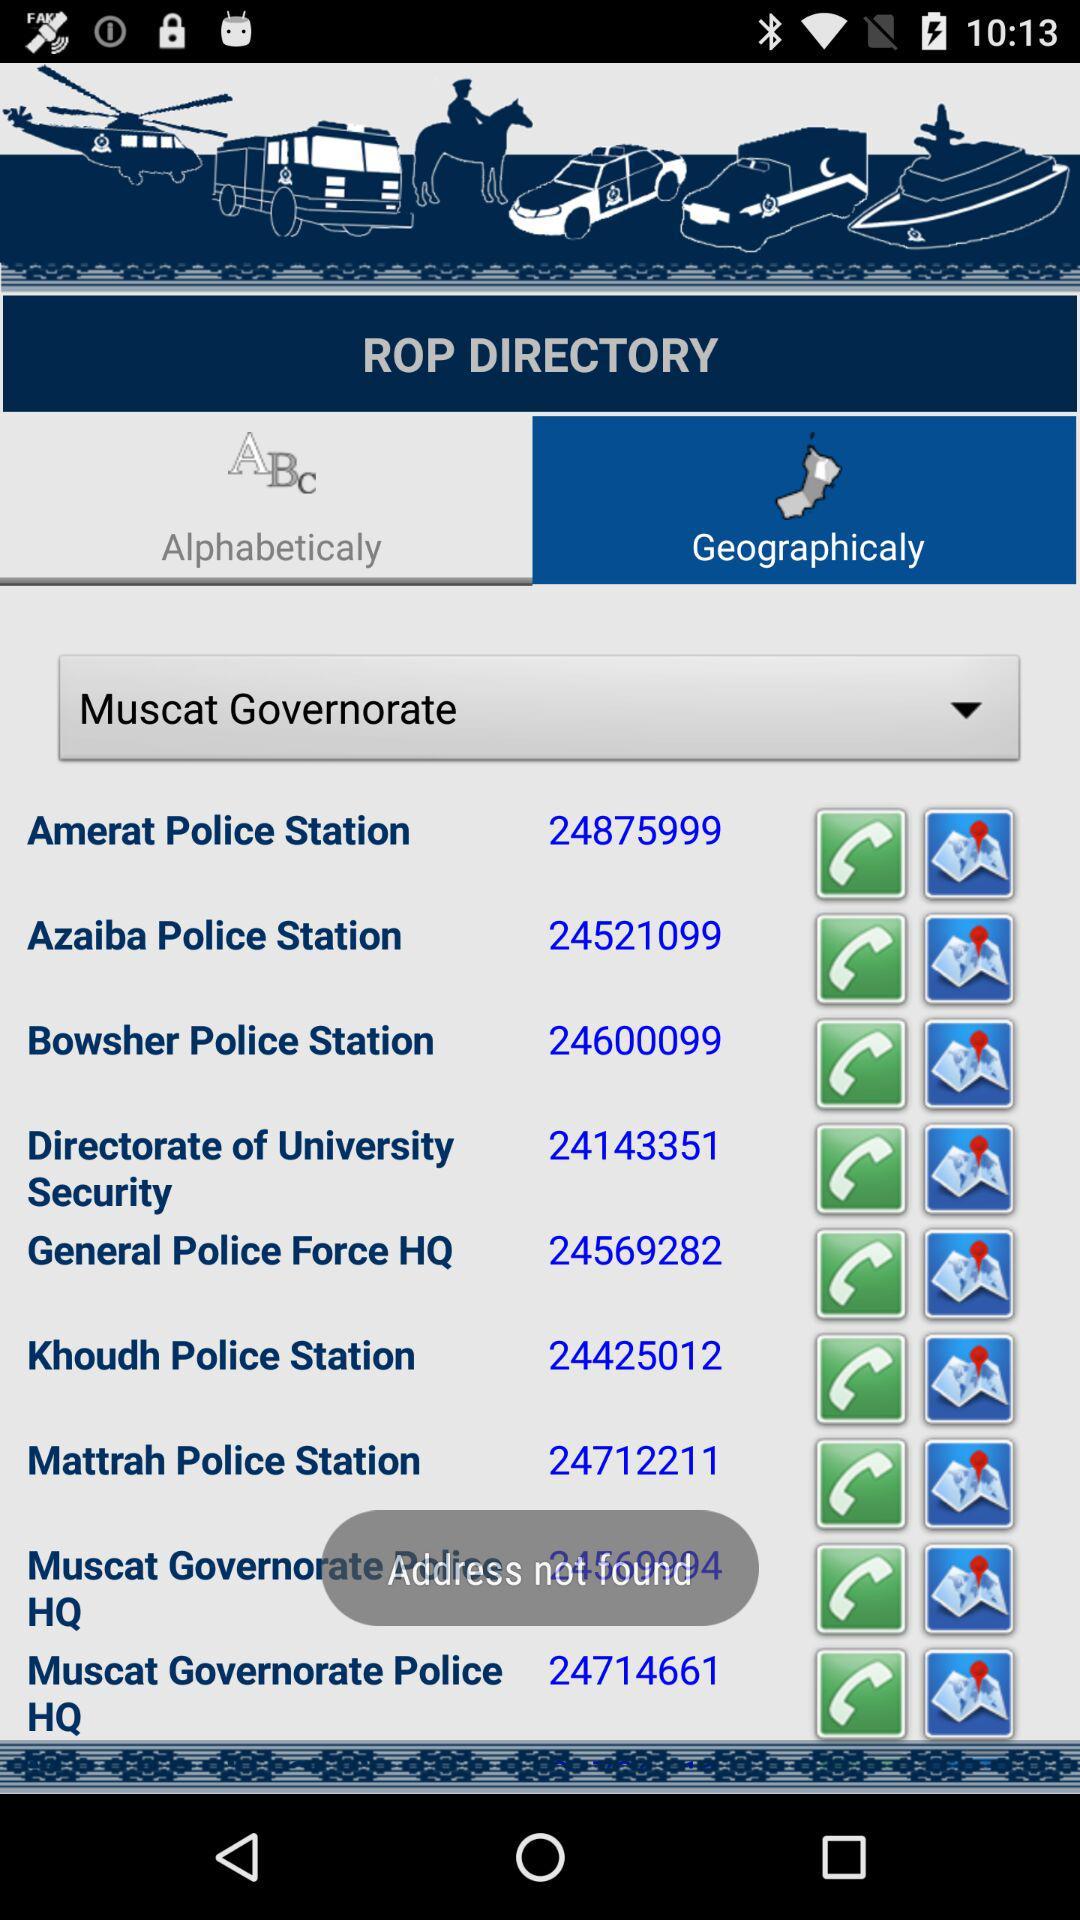 The width and height of the screenshot is (1080, 1920). I want to click on the call icon, so click(859, 914).